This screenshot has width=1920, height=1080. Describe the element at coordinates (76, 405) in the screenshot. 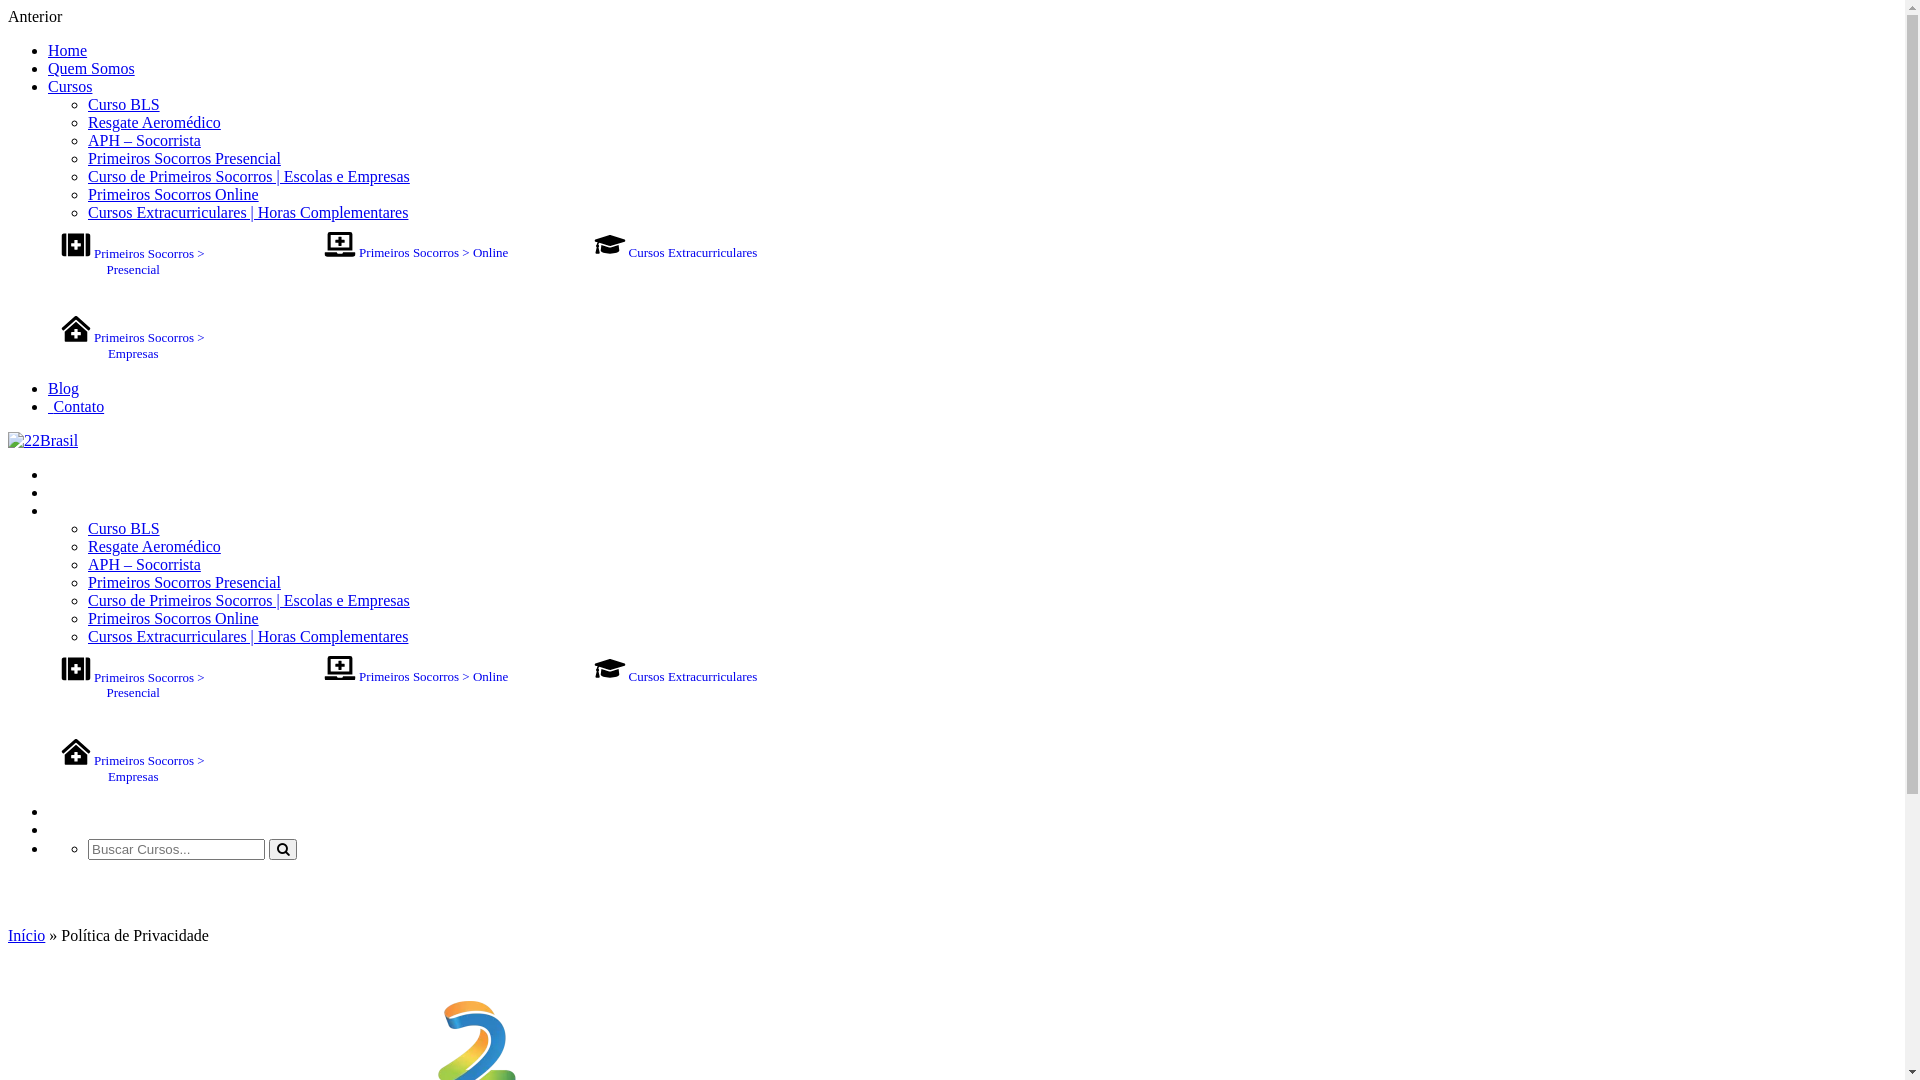

I see `'Contato'` at that location.